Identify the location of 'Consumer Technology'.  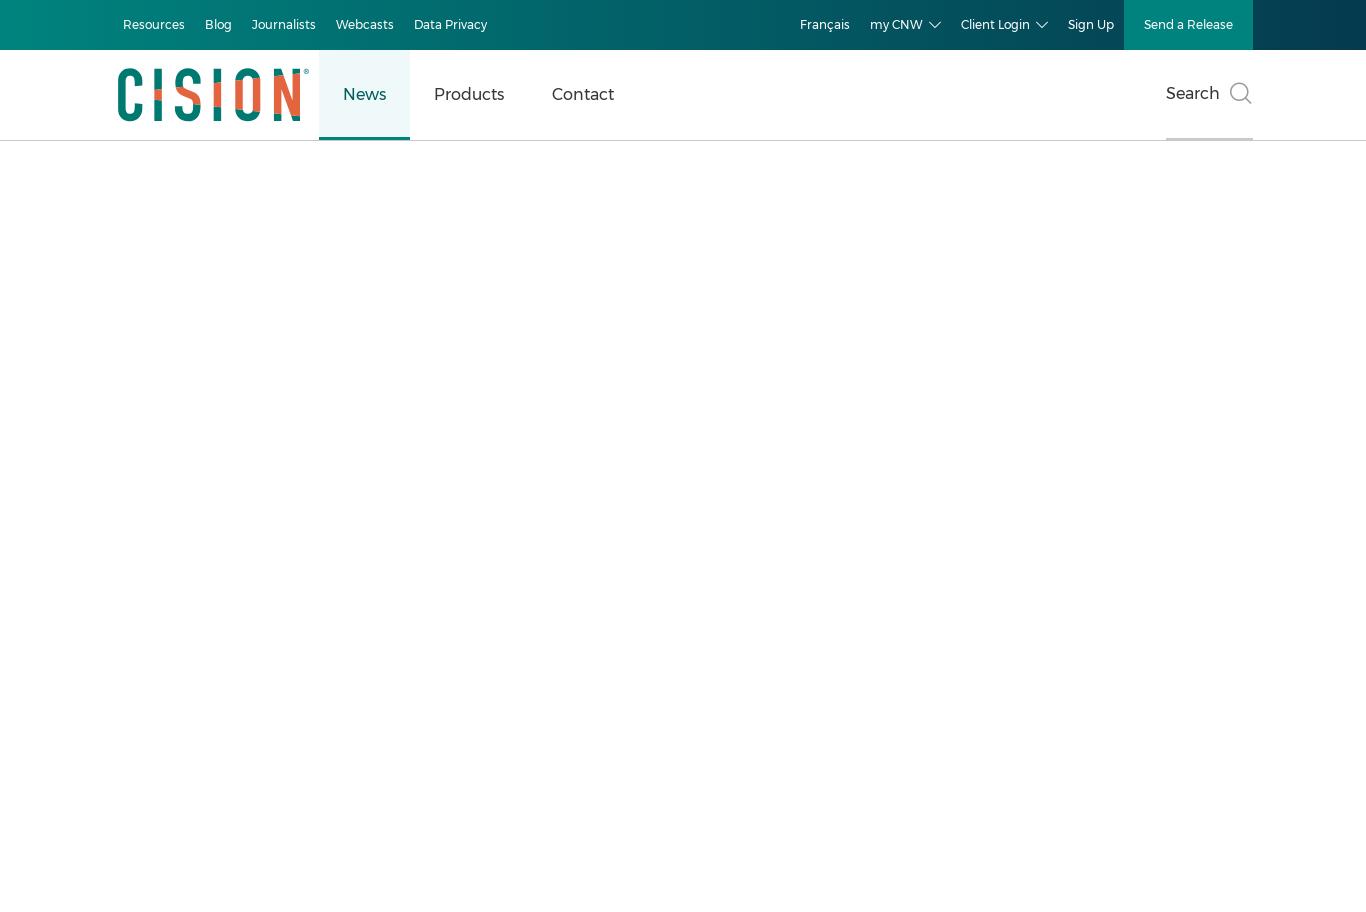
(155, 570).